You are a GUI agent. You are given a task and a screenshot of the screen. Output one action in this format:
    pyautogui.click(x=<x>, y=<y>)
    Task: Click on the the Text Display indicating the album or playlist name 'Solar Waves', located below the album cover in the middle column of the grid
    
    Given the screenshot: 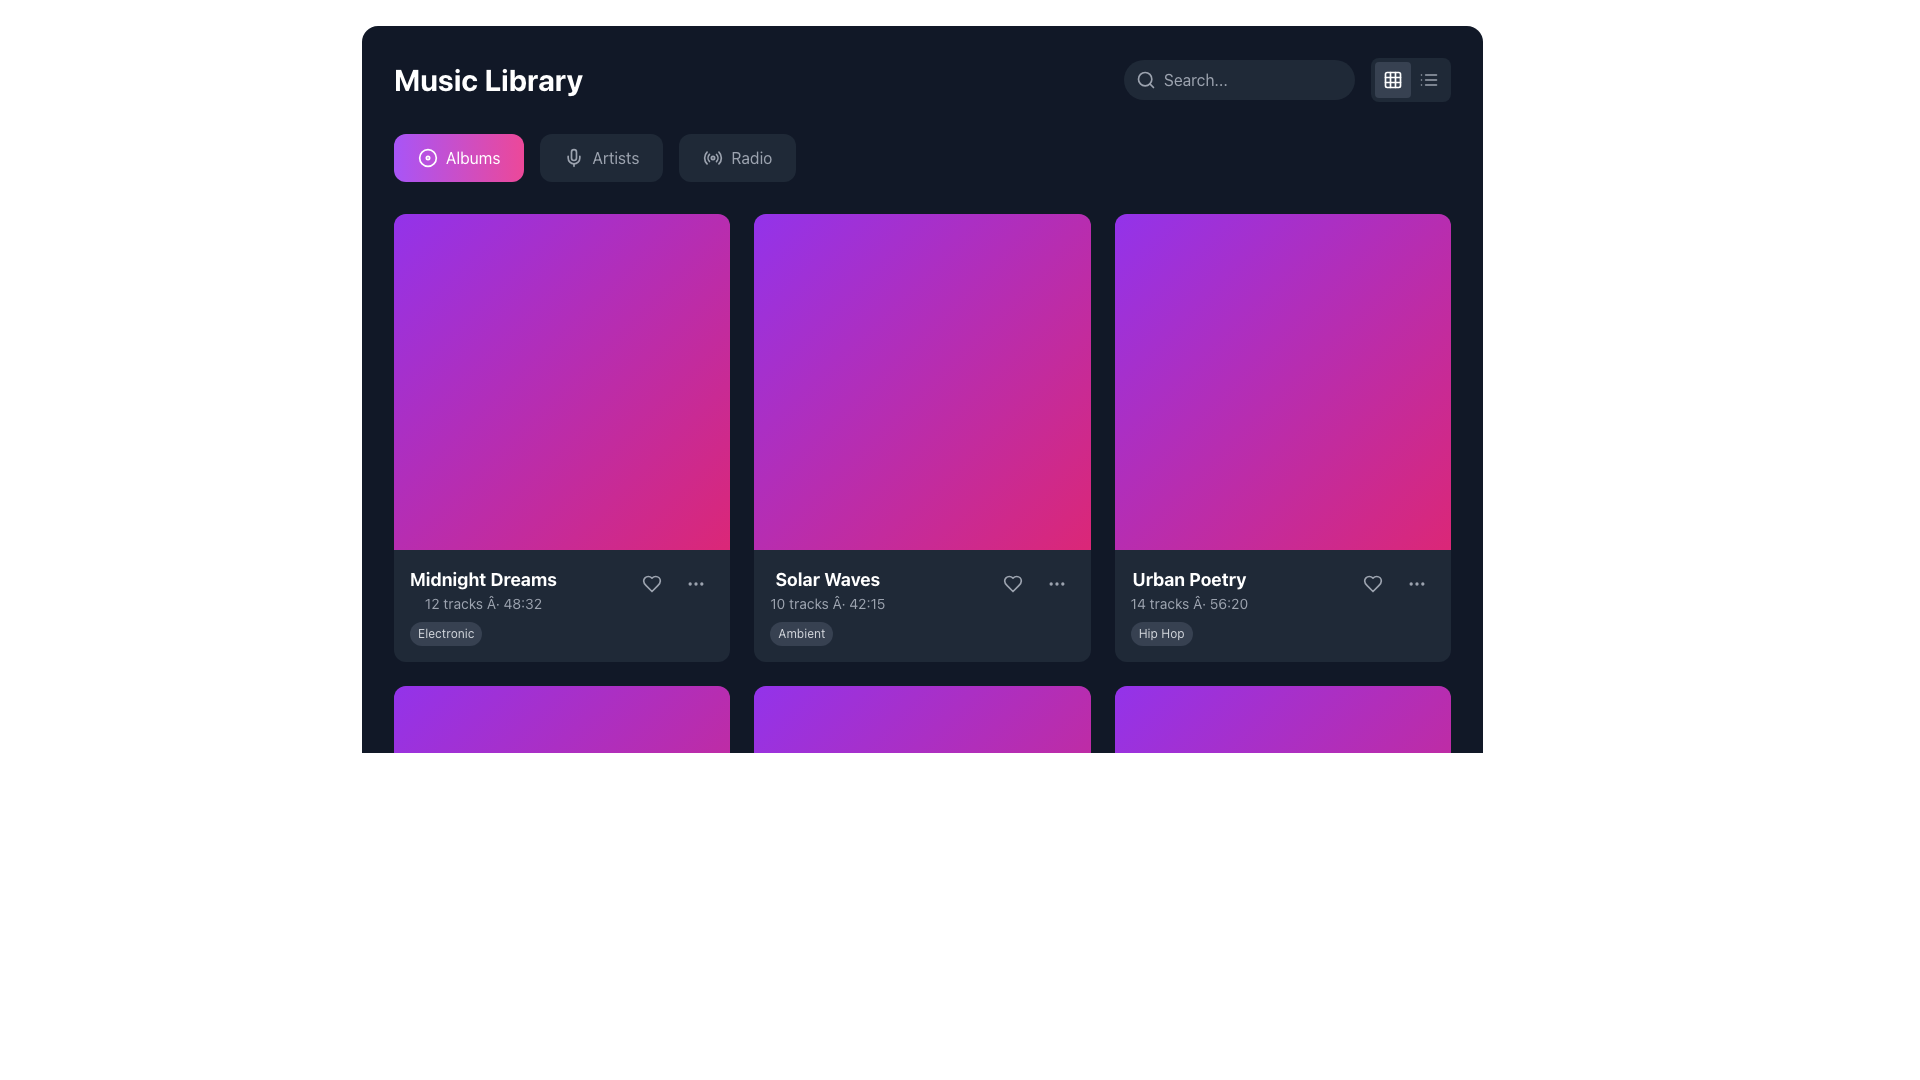 What is the action you would take?
    pyautogui.click(x=827, y=589)
    